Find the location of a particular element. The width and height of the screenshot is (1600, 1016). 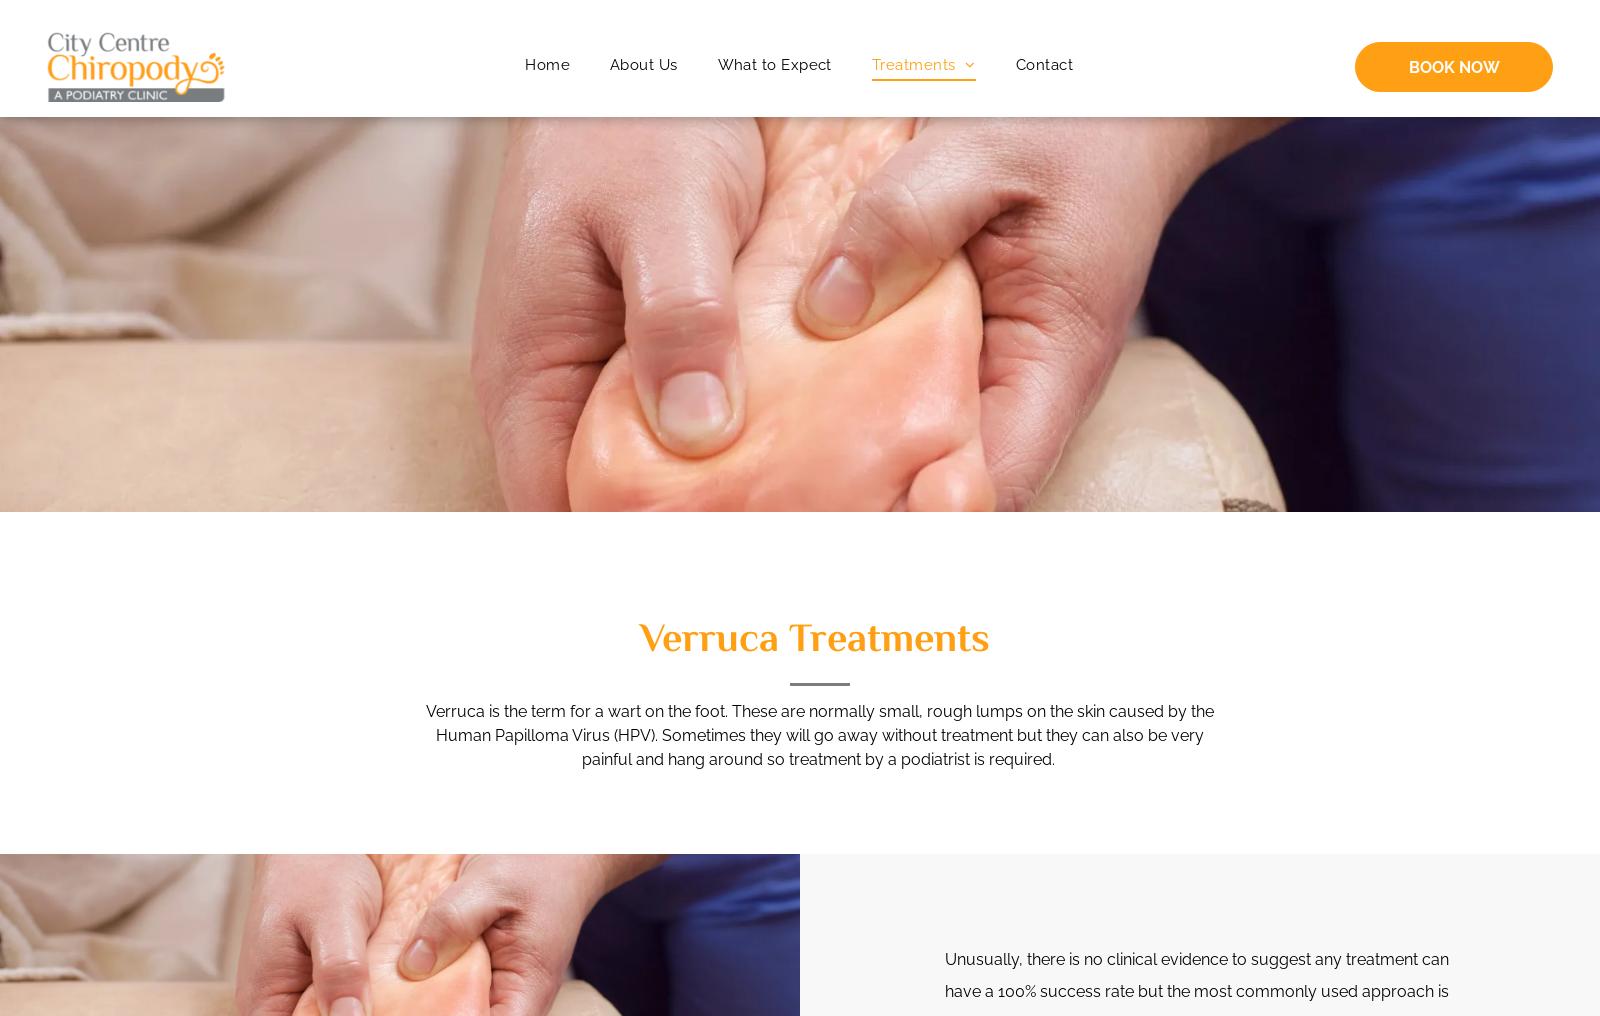

'About Us' is located at coordinates (643, 64).